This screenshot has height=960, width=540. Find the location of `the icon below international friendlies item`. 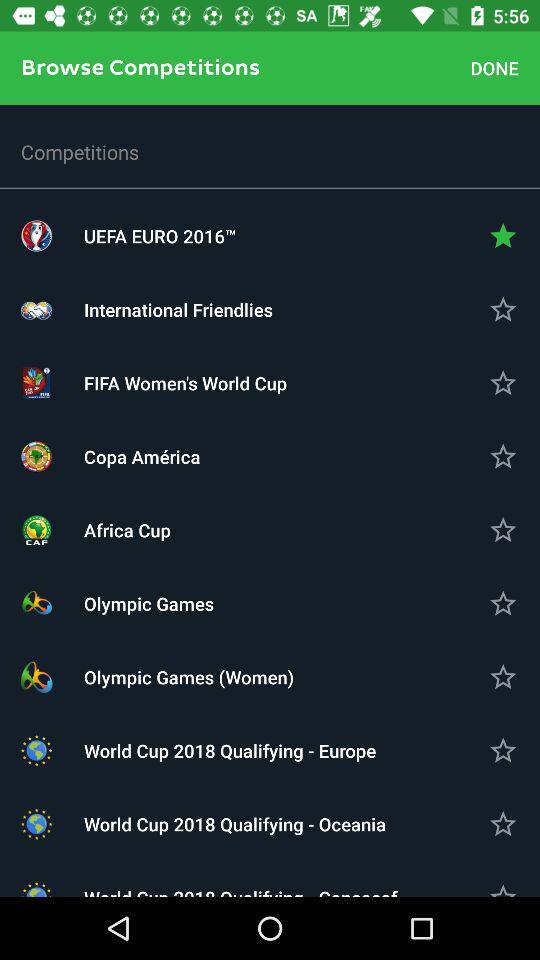

the icon below international friendlies item is located at coordinates (270, 382).